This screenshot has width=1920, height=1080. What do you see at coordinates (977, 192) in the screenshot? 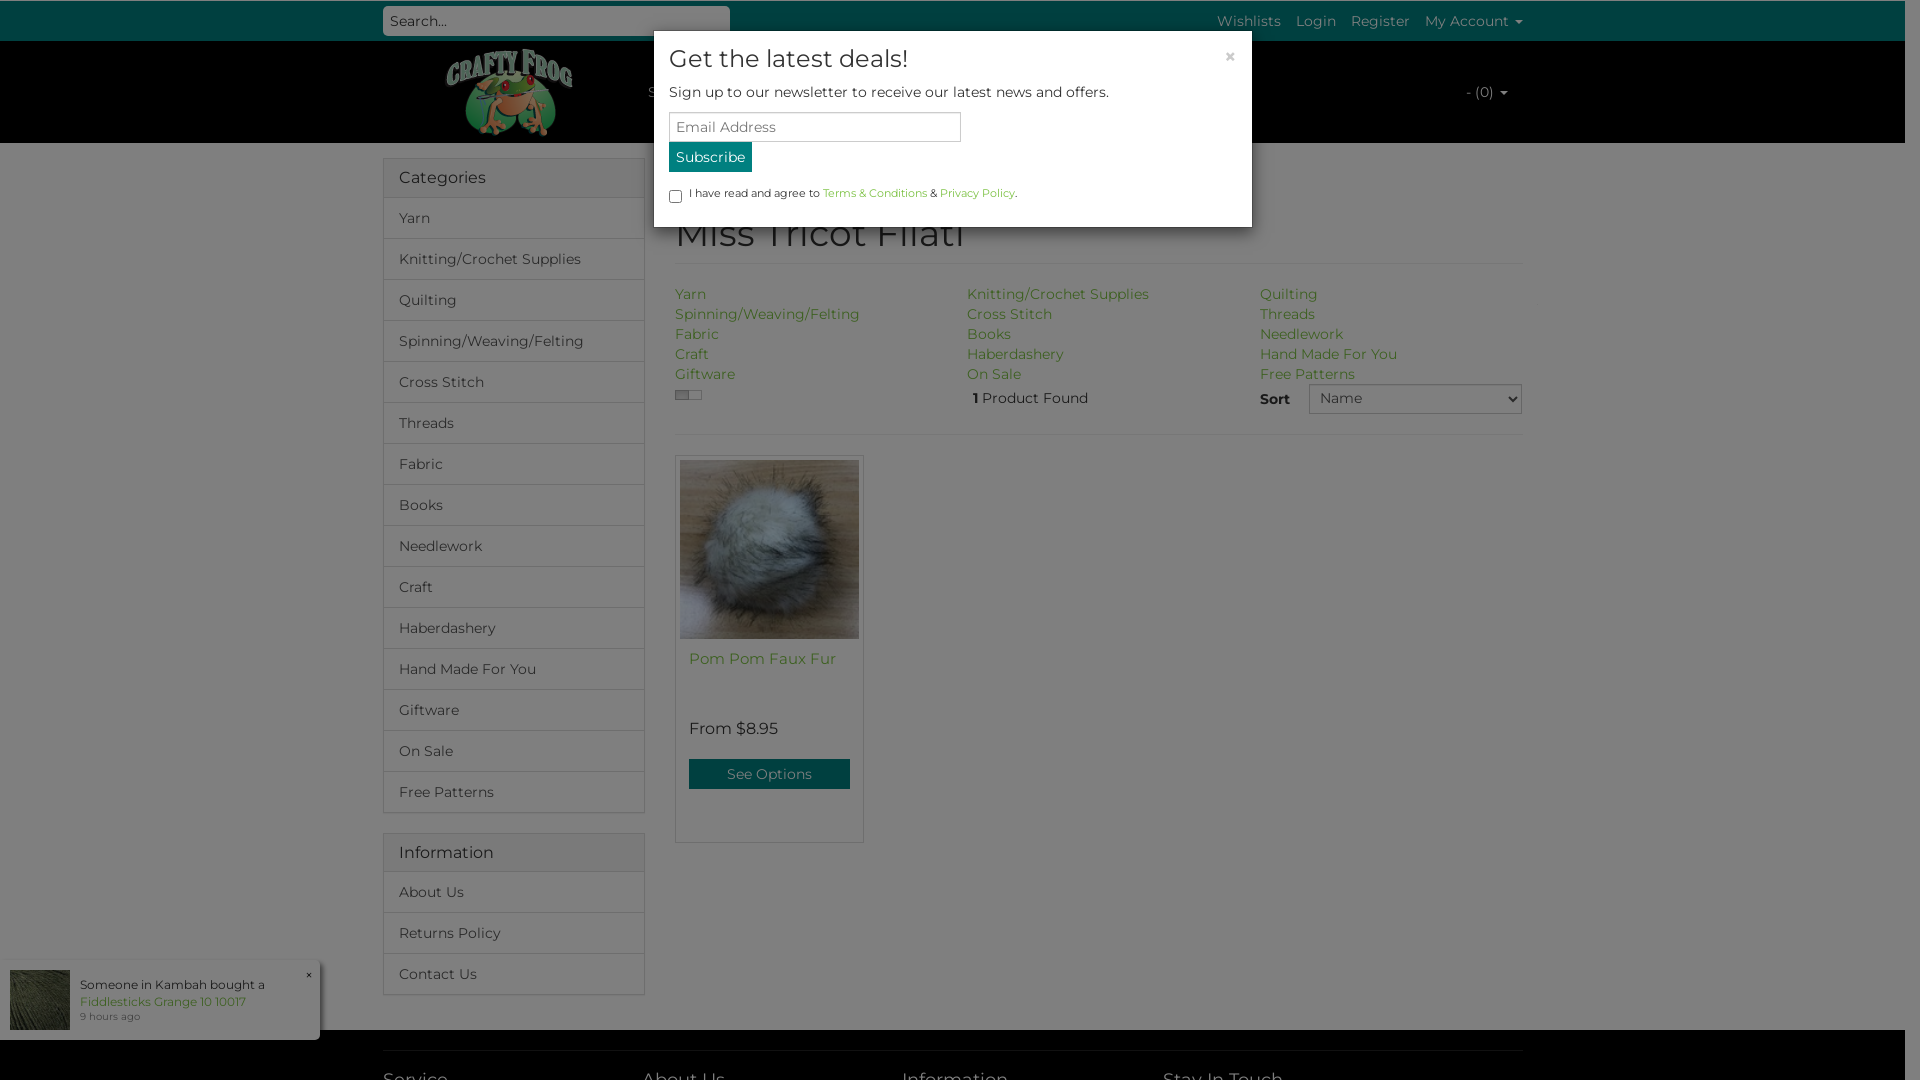
I see `'Privacy Policy'` at bounding box center [977, 192].